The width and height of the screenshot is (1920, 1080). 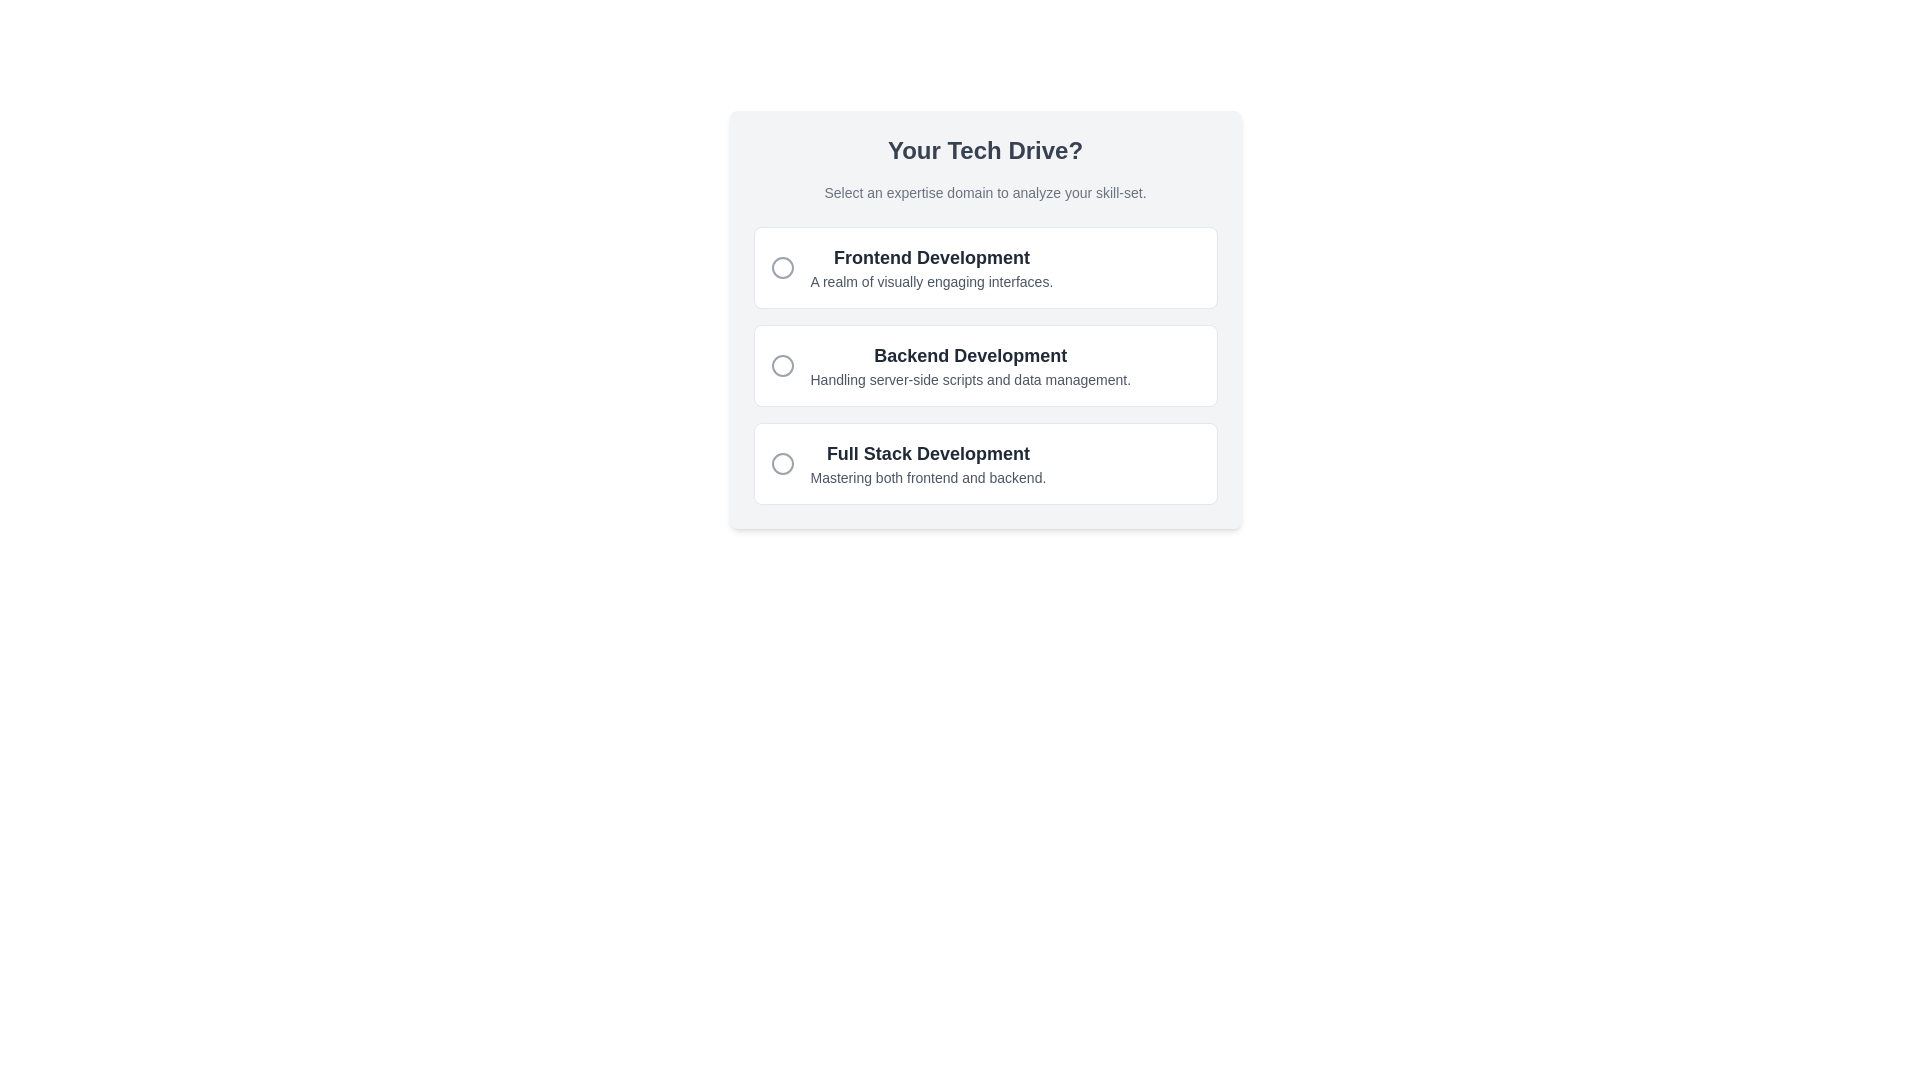 What do you see at coordinates (985, 319) in the screenshot?
I see `content within the dialog titled 'Your Tech Drive?' which contains selectable options for domains of expertise` at bounding box center [985, 319].